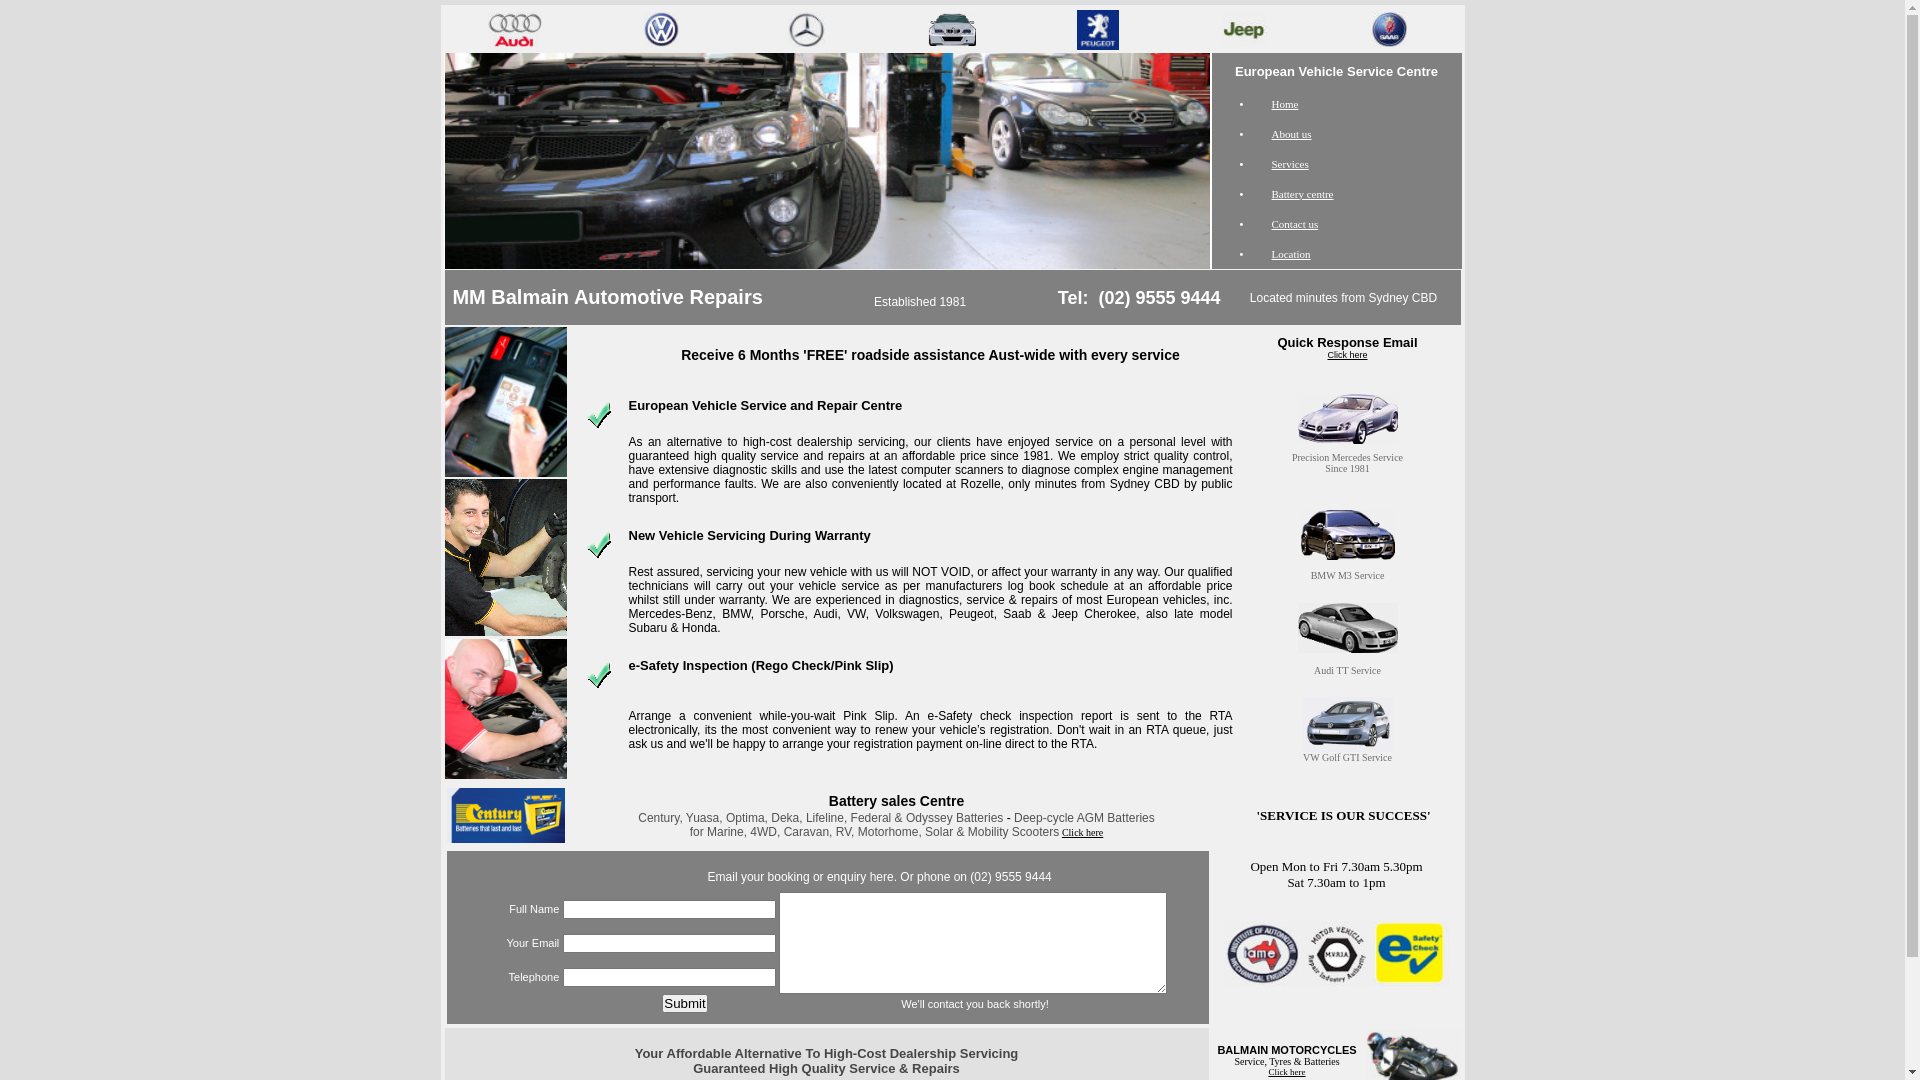 The height and width of the screenshot is (1080, 1920). What do you see at coordinates (1081, 831) in the screenshot?
I see `'Click here'` at bounding box center [1081, 831].